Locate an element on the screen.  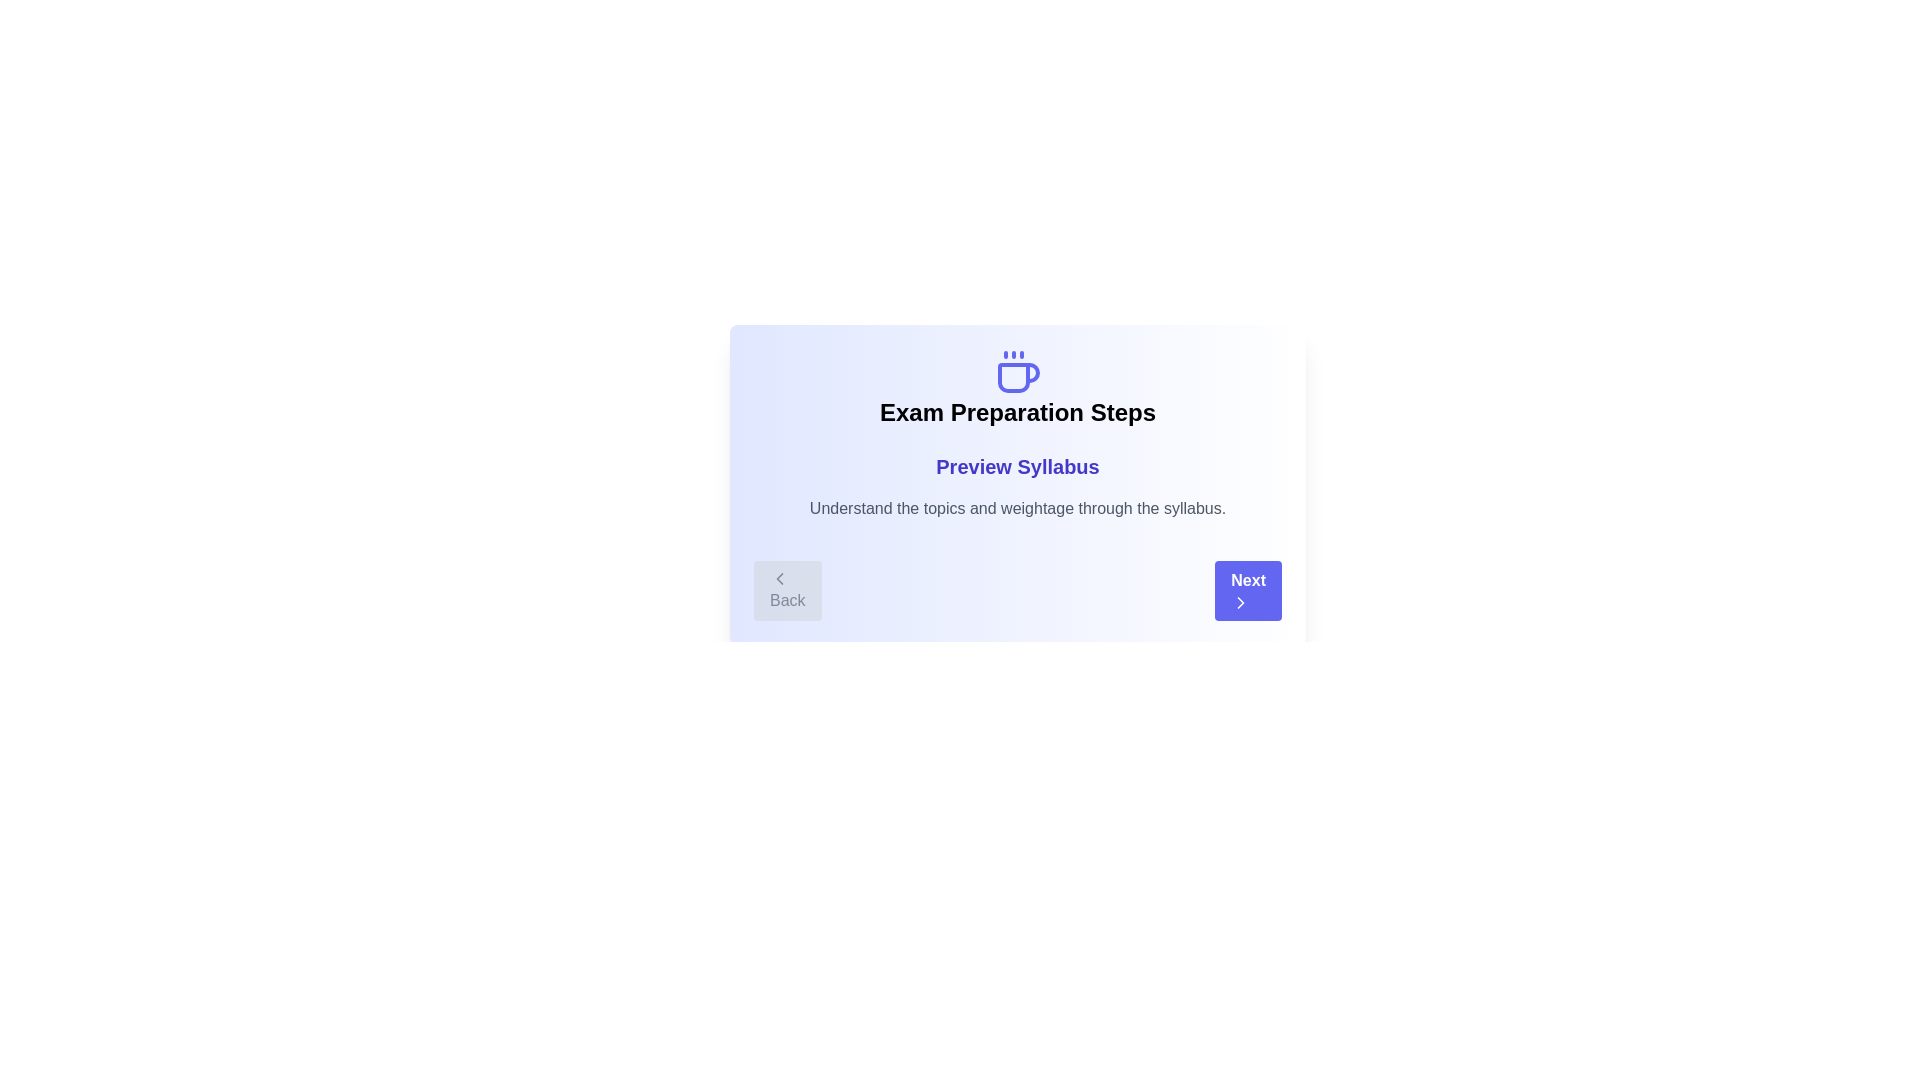
'Next' button to navigate to the next step is located at coordinates (1247, 589).